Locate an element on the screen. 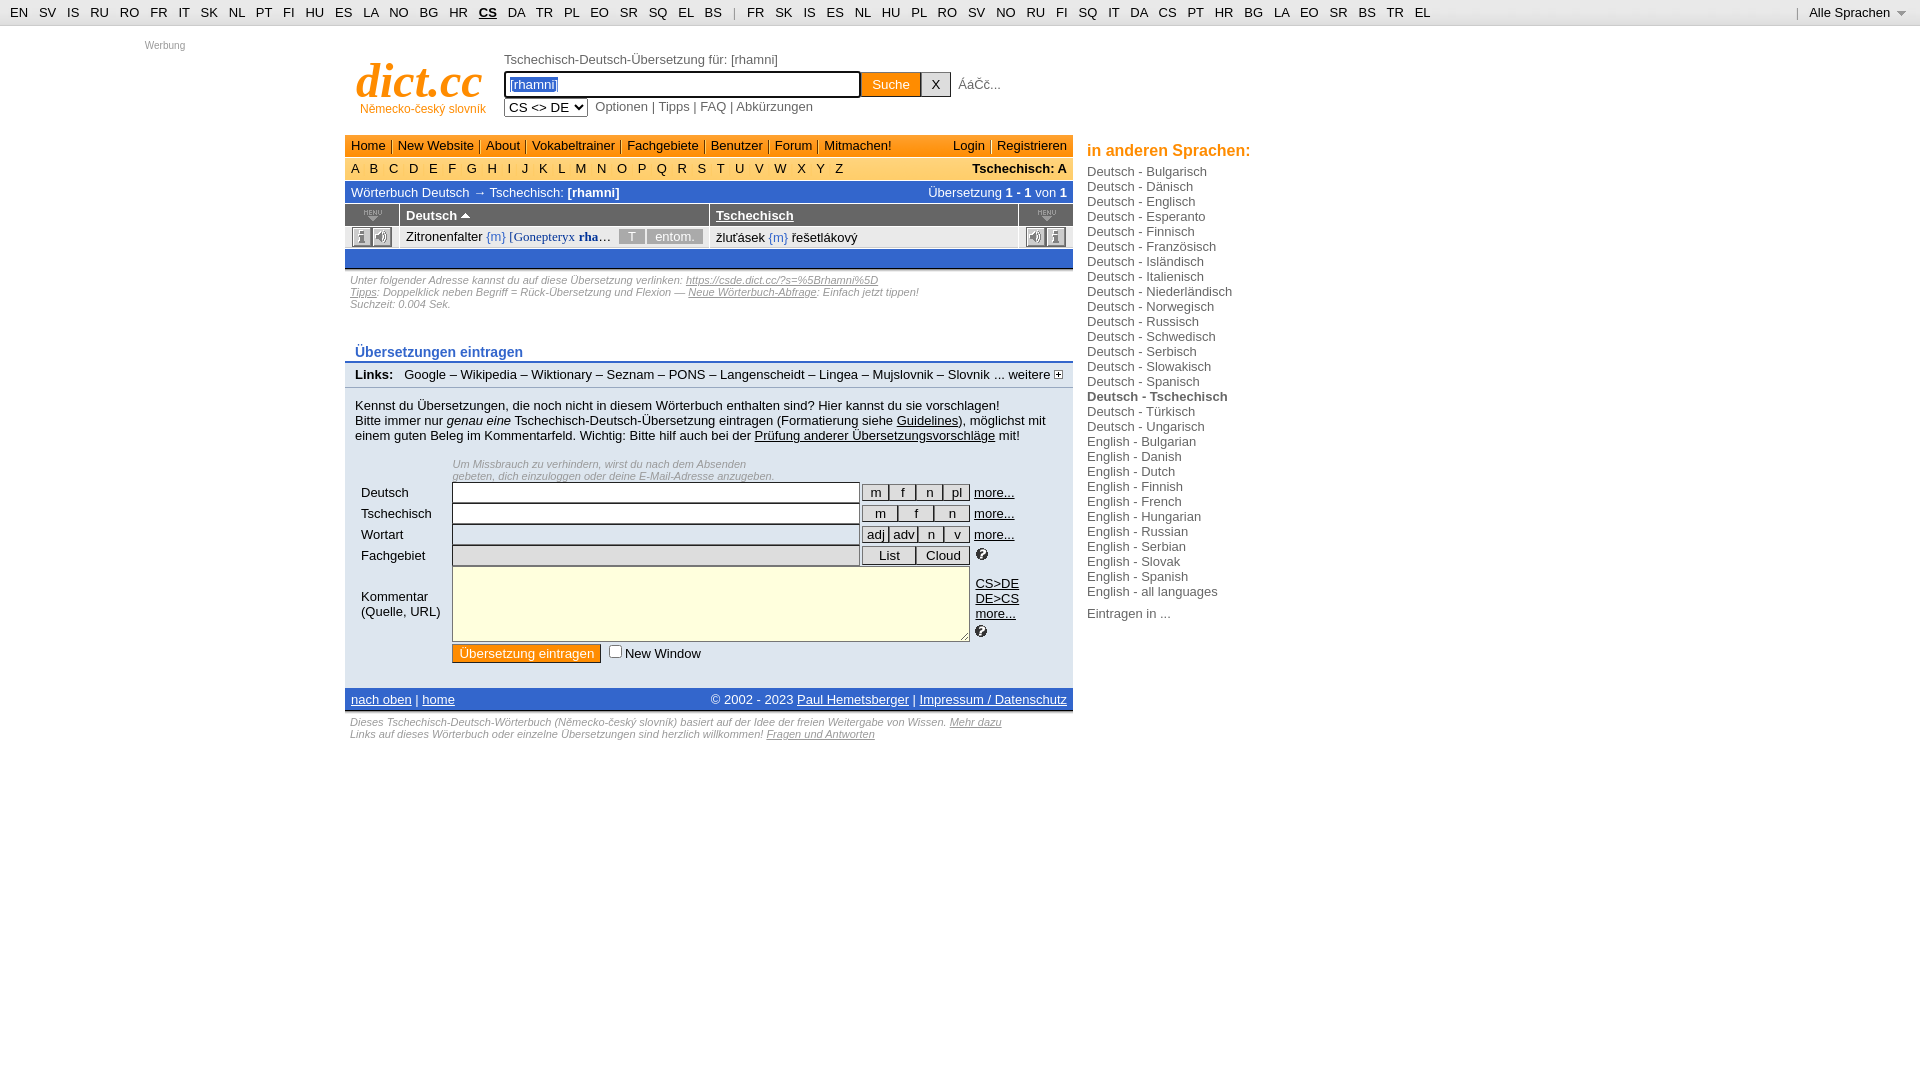 The height and width of the screenshot is (1080, 1920). 'die - weiblich (Femininum)' is located at coordinates (887, 492).